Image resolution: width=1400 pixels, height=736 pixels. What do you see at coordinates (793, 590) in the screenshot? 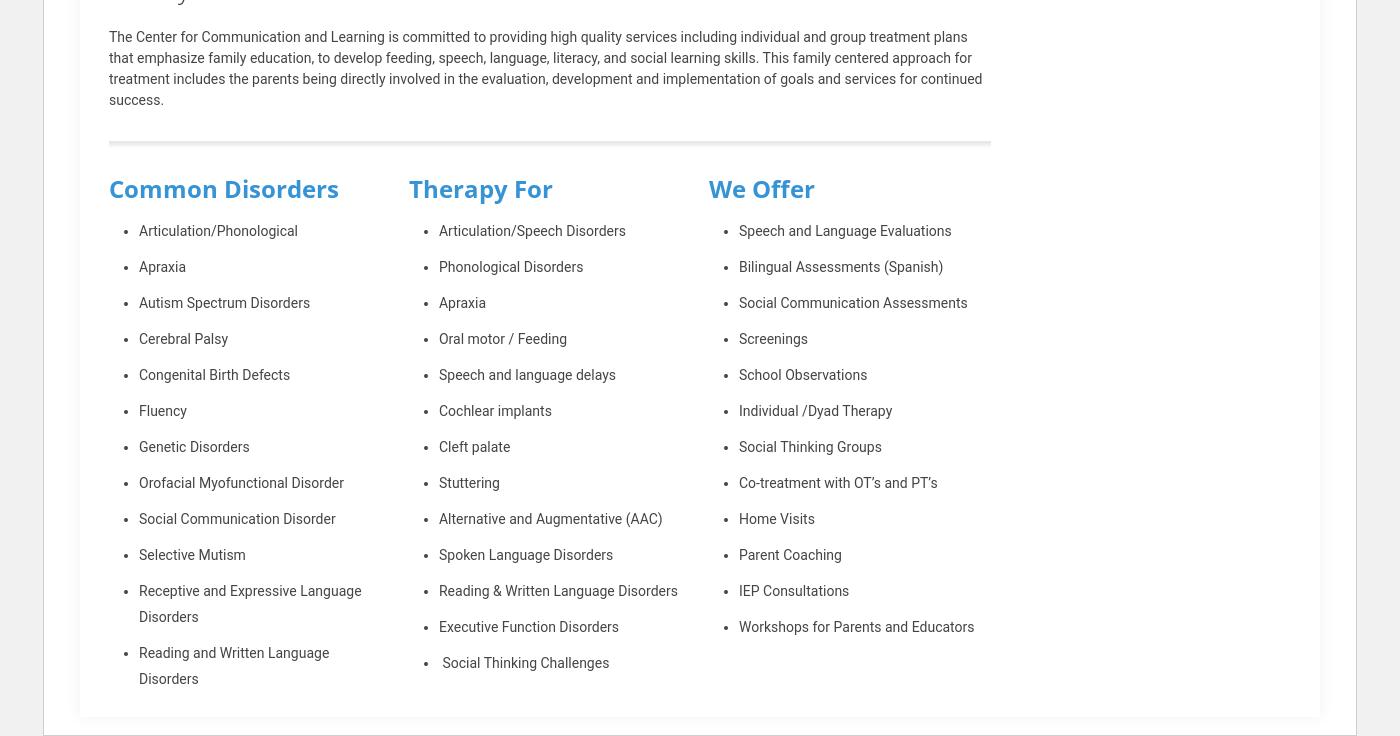
I see `'IEP Consultations'` at bounding box center [793, 590].